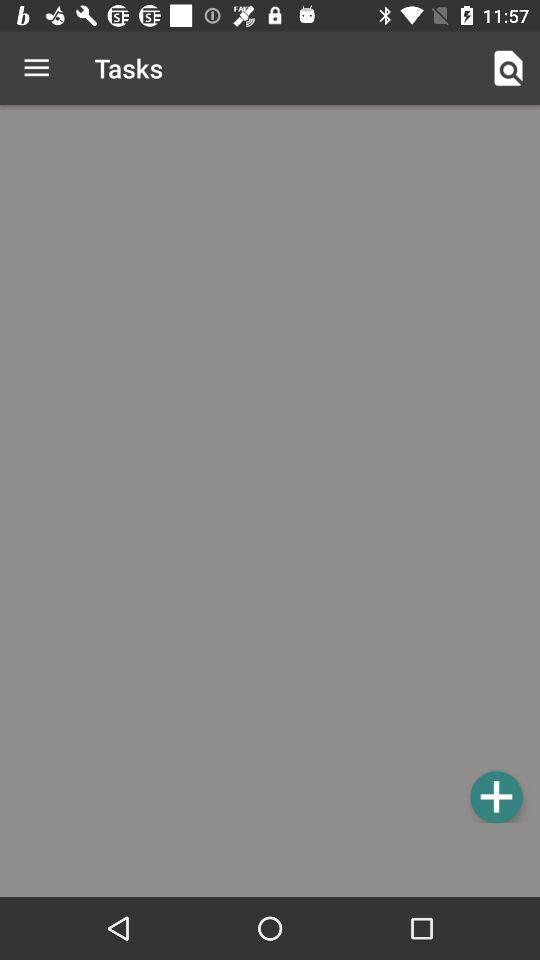 The image size is (540, 960). Describe the element at coordinates (508, 68) in the screenshot. I see `the icon to the right of the tasks item` at that location.